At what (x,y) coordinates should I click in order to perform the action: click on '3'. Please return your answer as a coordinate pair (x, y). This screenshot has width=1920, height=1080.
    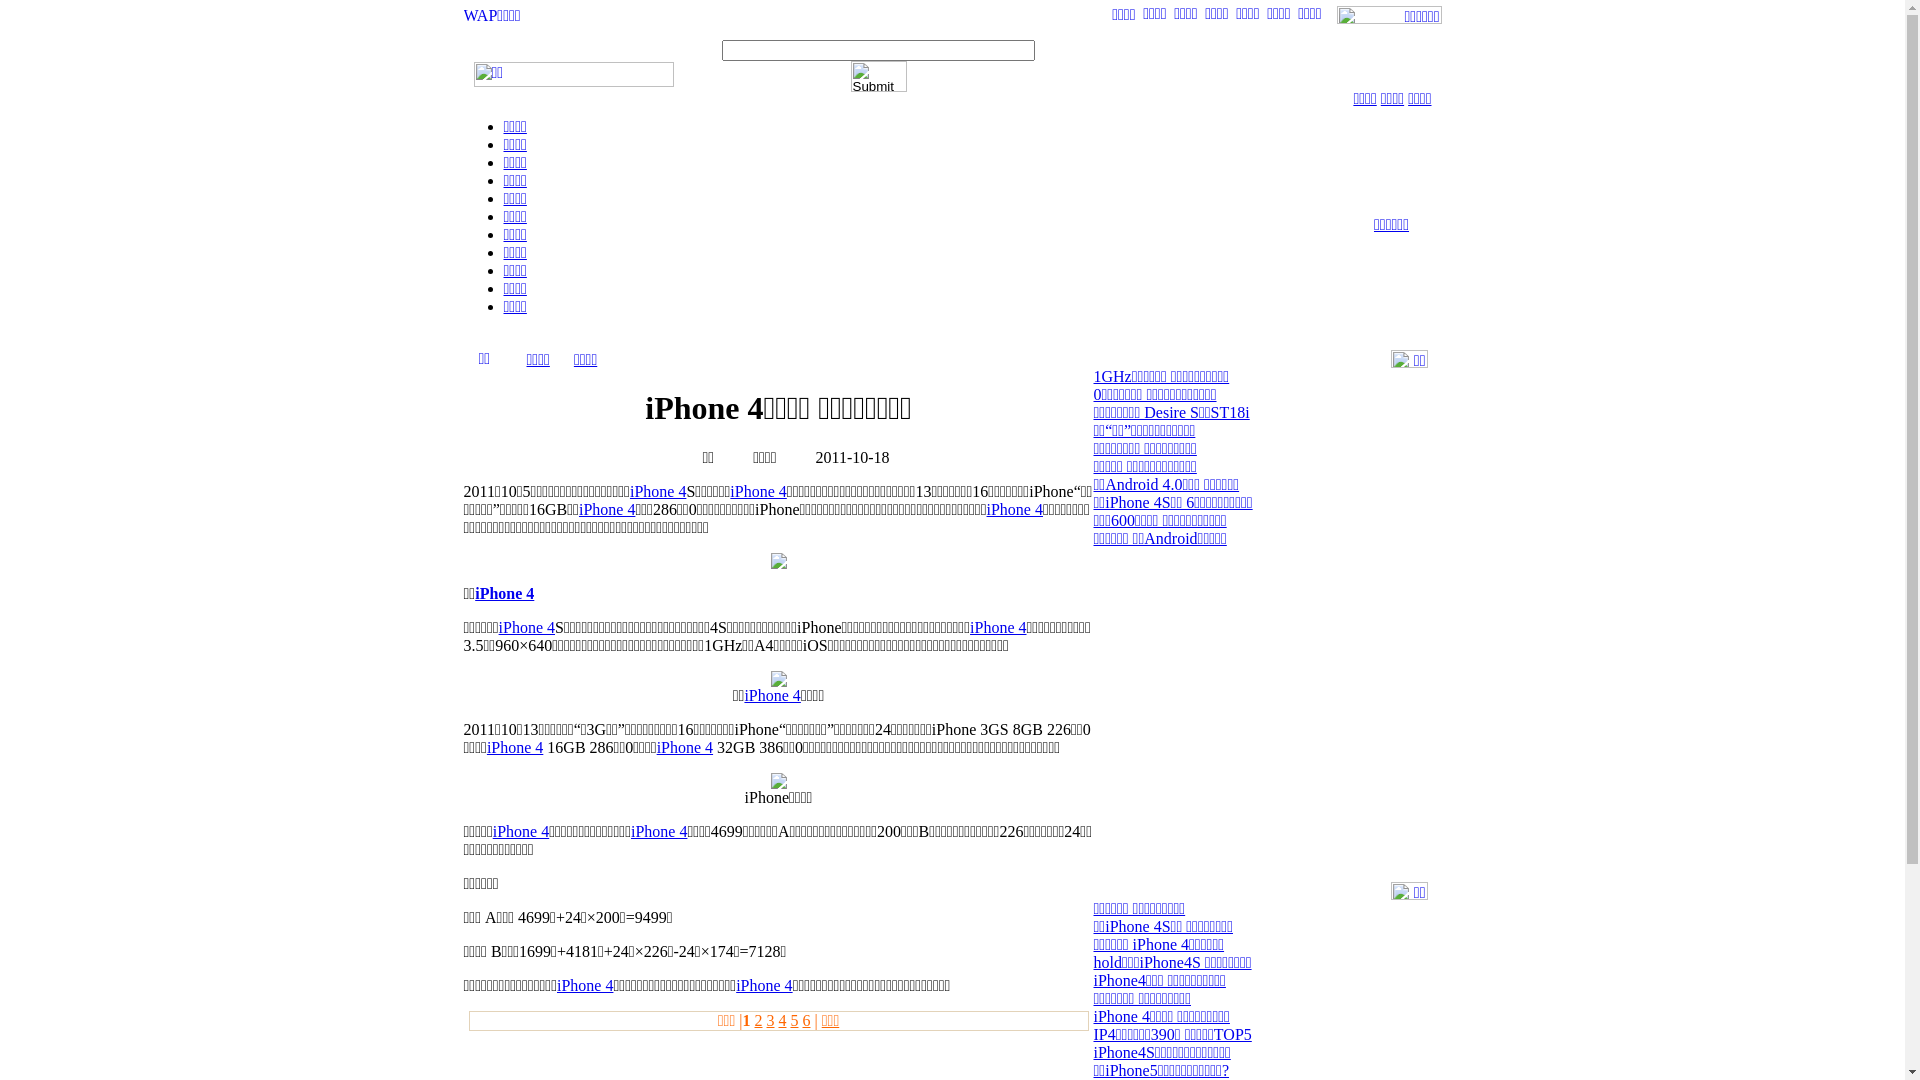
    Looking at the image, I should click on (768, 1020).